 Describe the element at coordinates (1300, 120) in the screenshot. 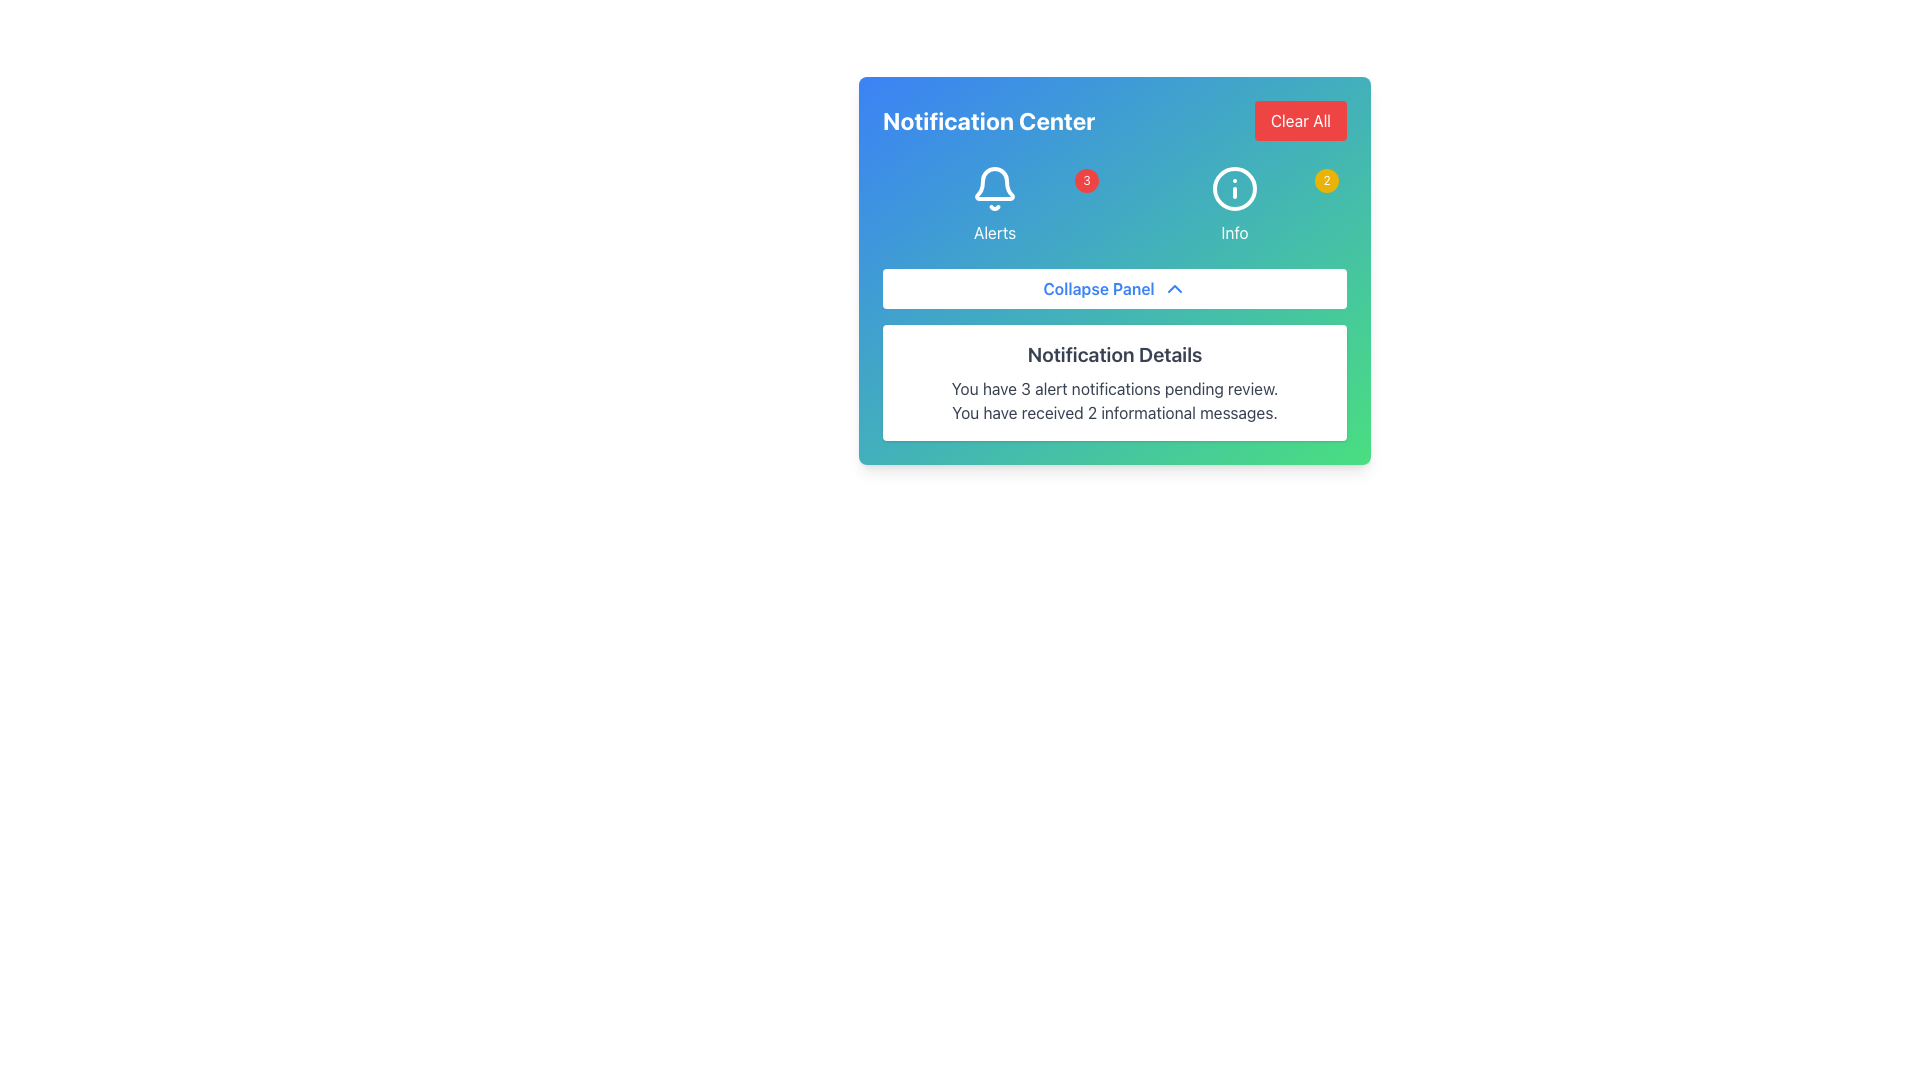

I see `the button to clear all notifications in the Notification Center located at the top-right corner of the banner header` at that location.